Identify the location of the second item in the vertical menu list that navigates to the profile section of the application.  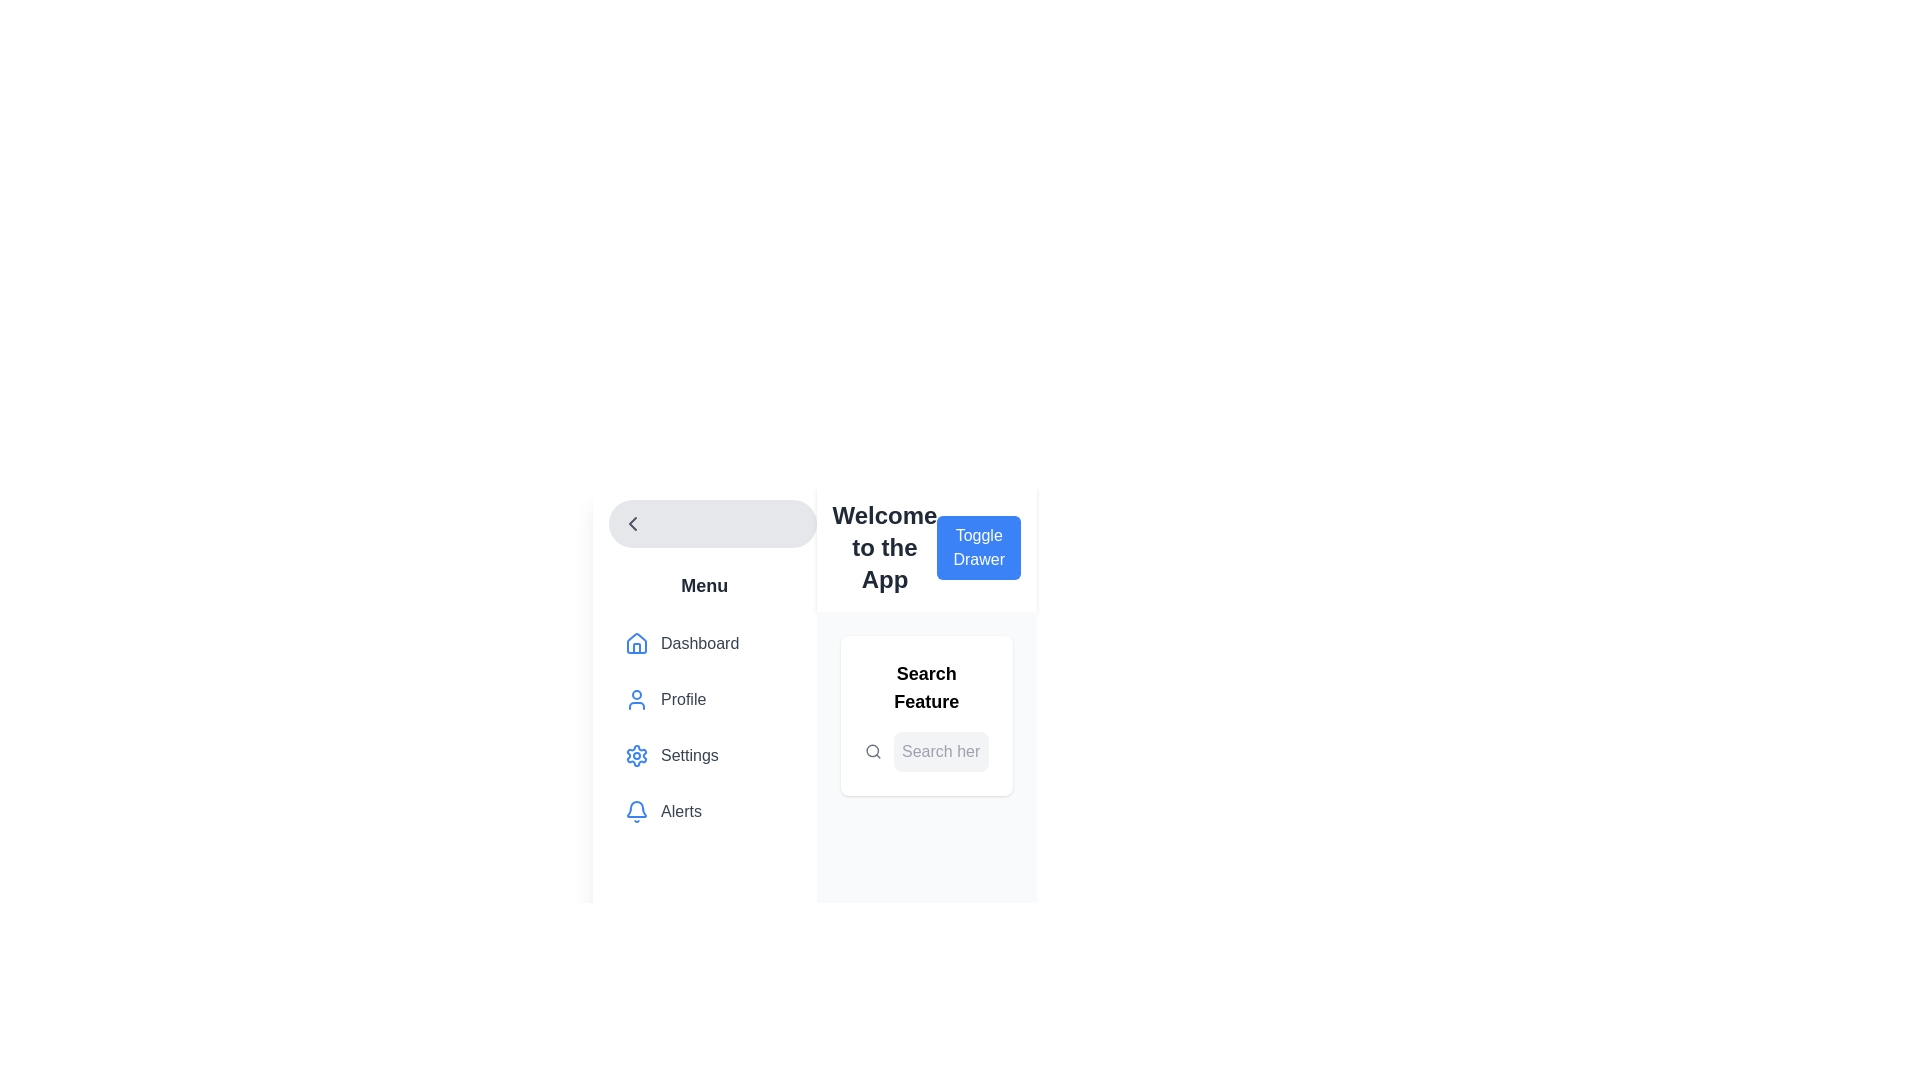
(704, 701).